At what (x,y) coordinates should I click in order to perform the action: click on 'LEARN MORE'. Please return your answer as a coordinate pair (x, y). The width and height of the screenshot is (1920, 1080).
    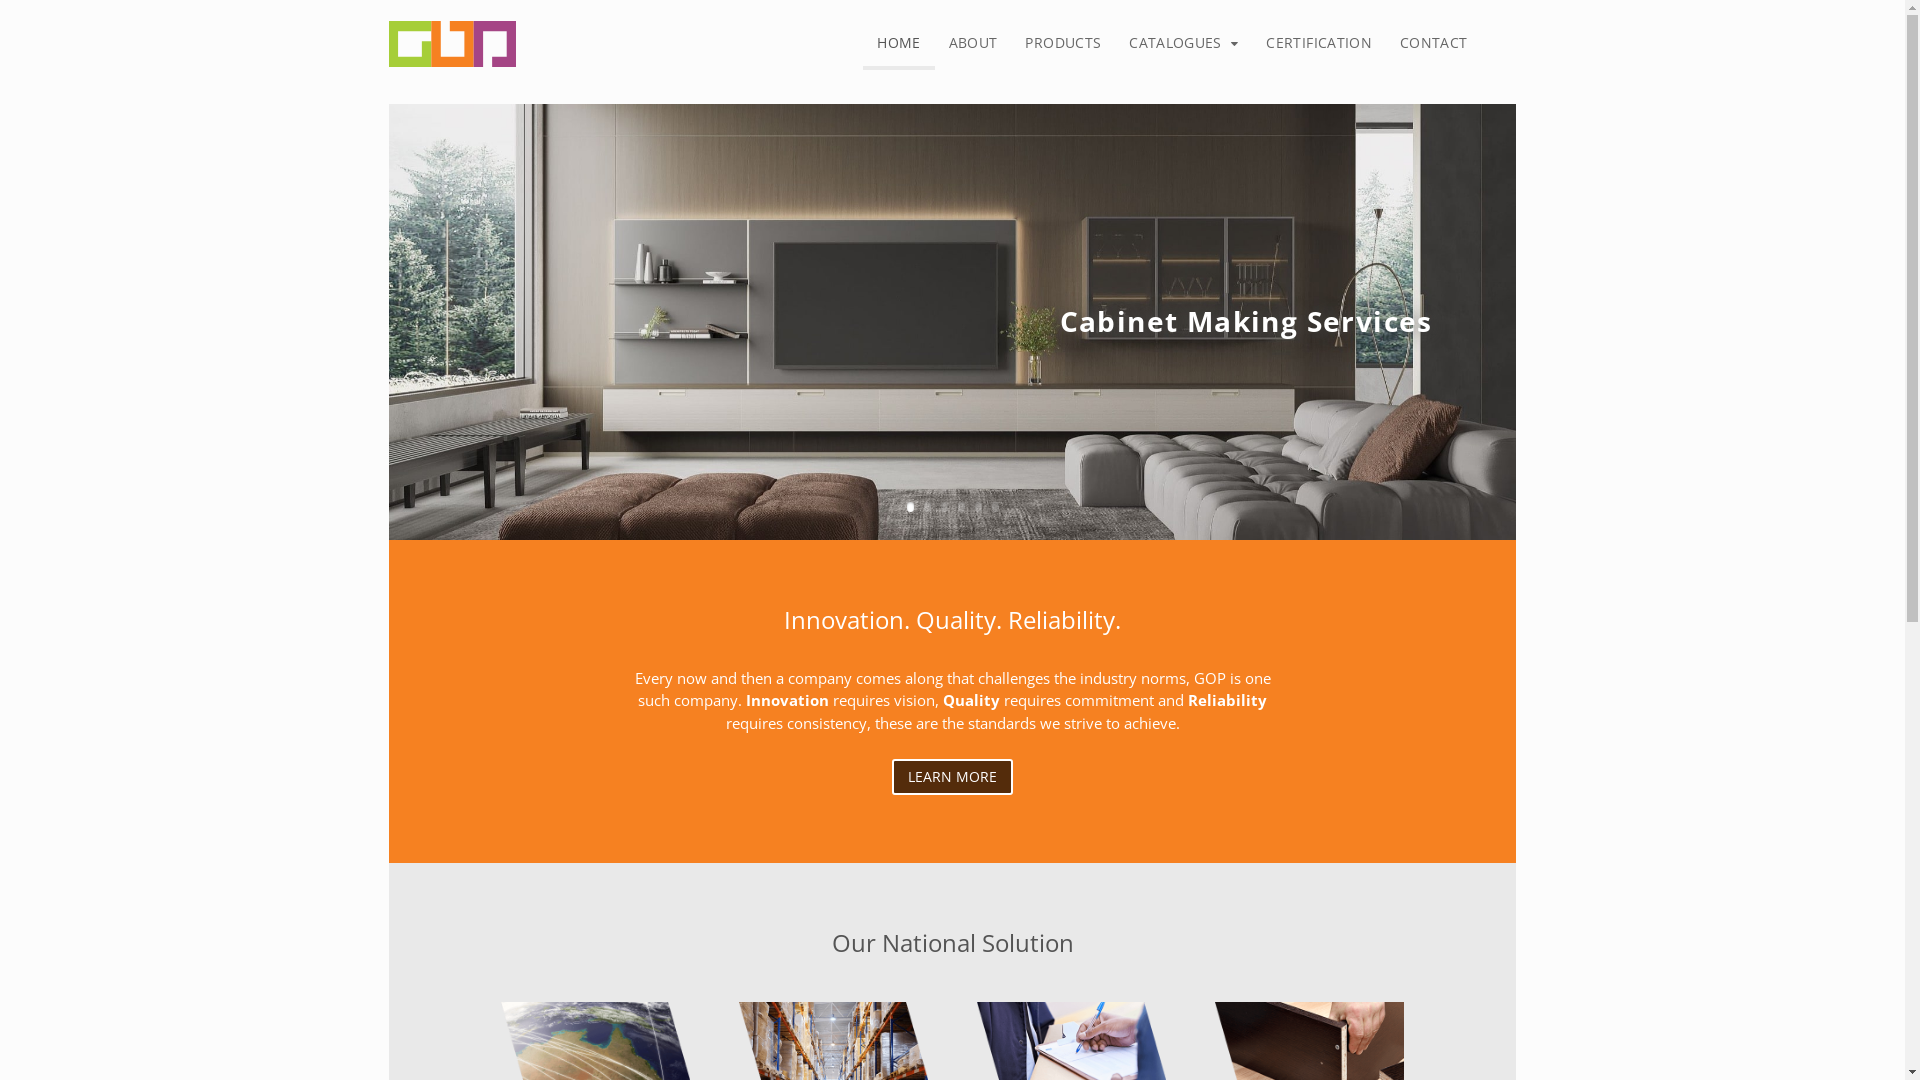
    Looking at the image, I should click on (951, 775).